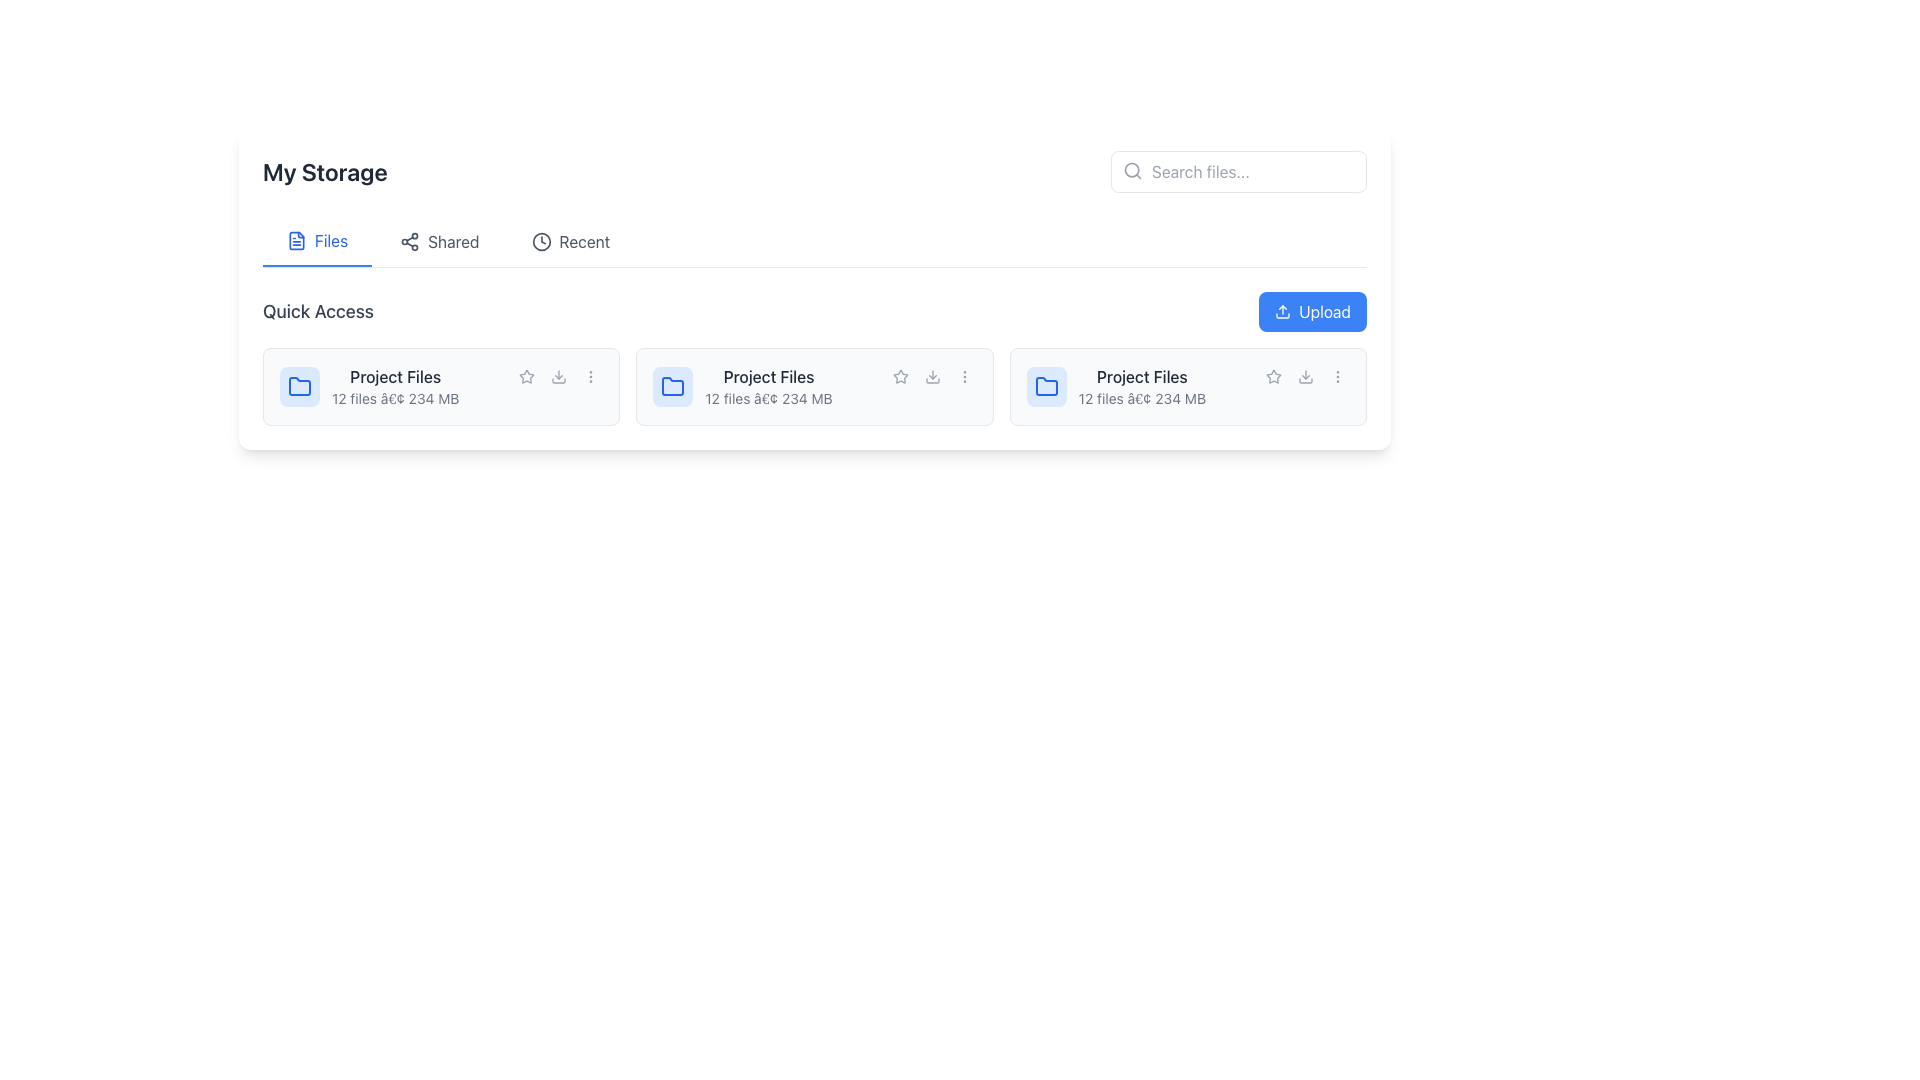 Image resolution: width=1920 pixels, height=1080 pixels. Describe the element at coordinates (298, 386) in the screenshot. I see `the small blue folder icon located at the top-left corner of the project details card, next to the 'Project Files' text` at that location.